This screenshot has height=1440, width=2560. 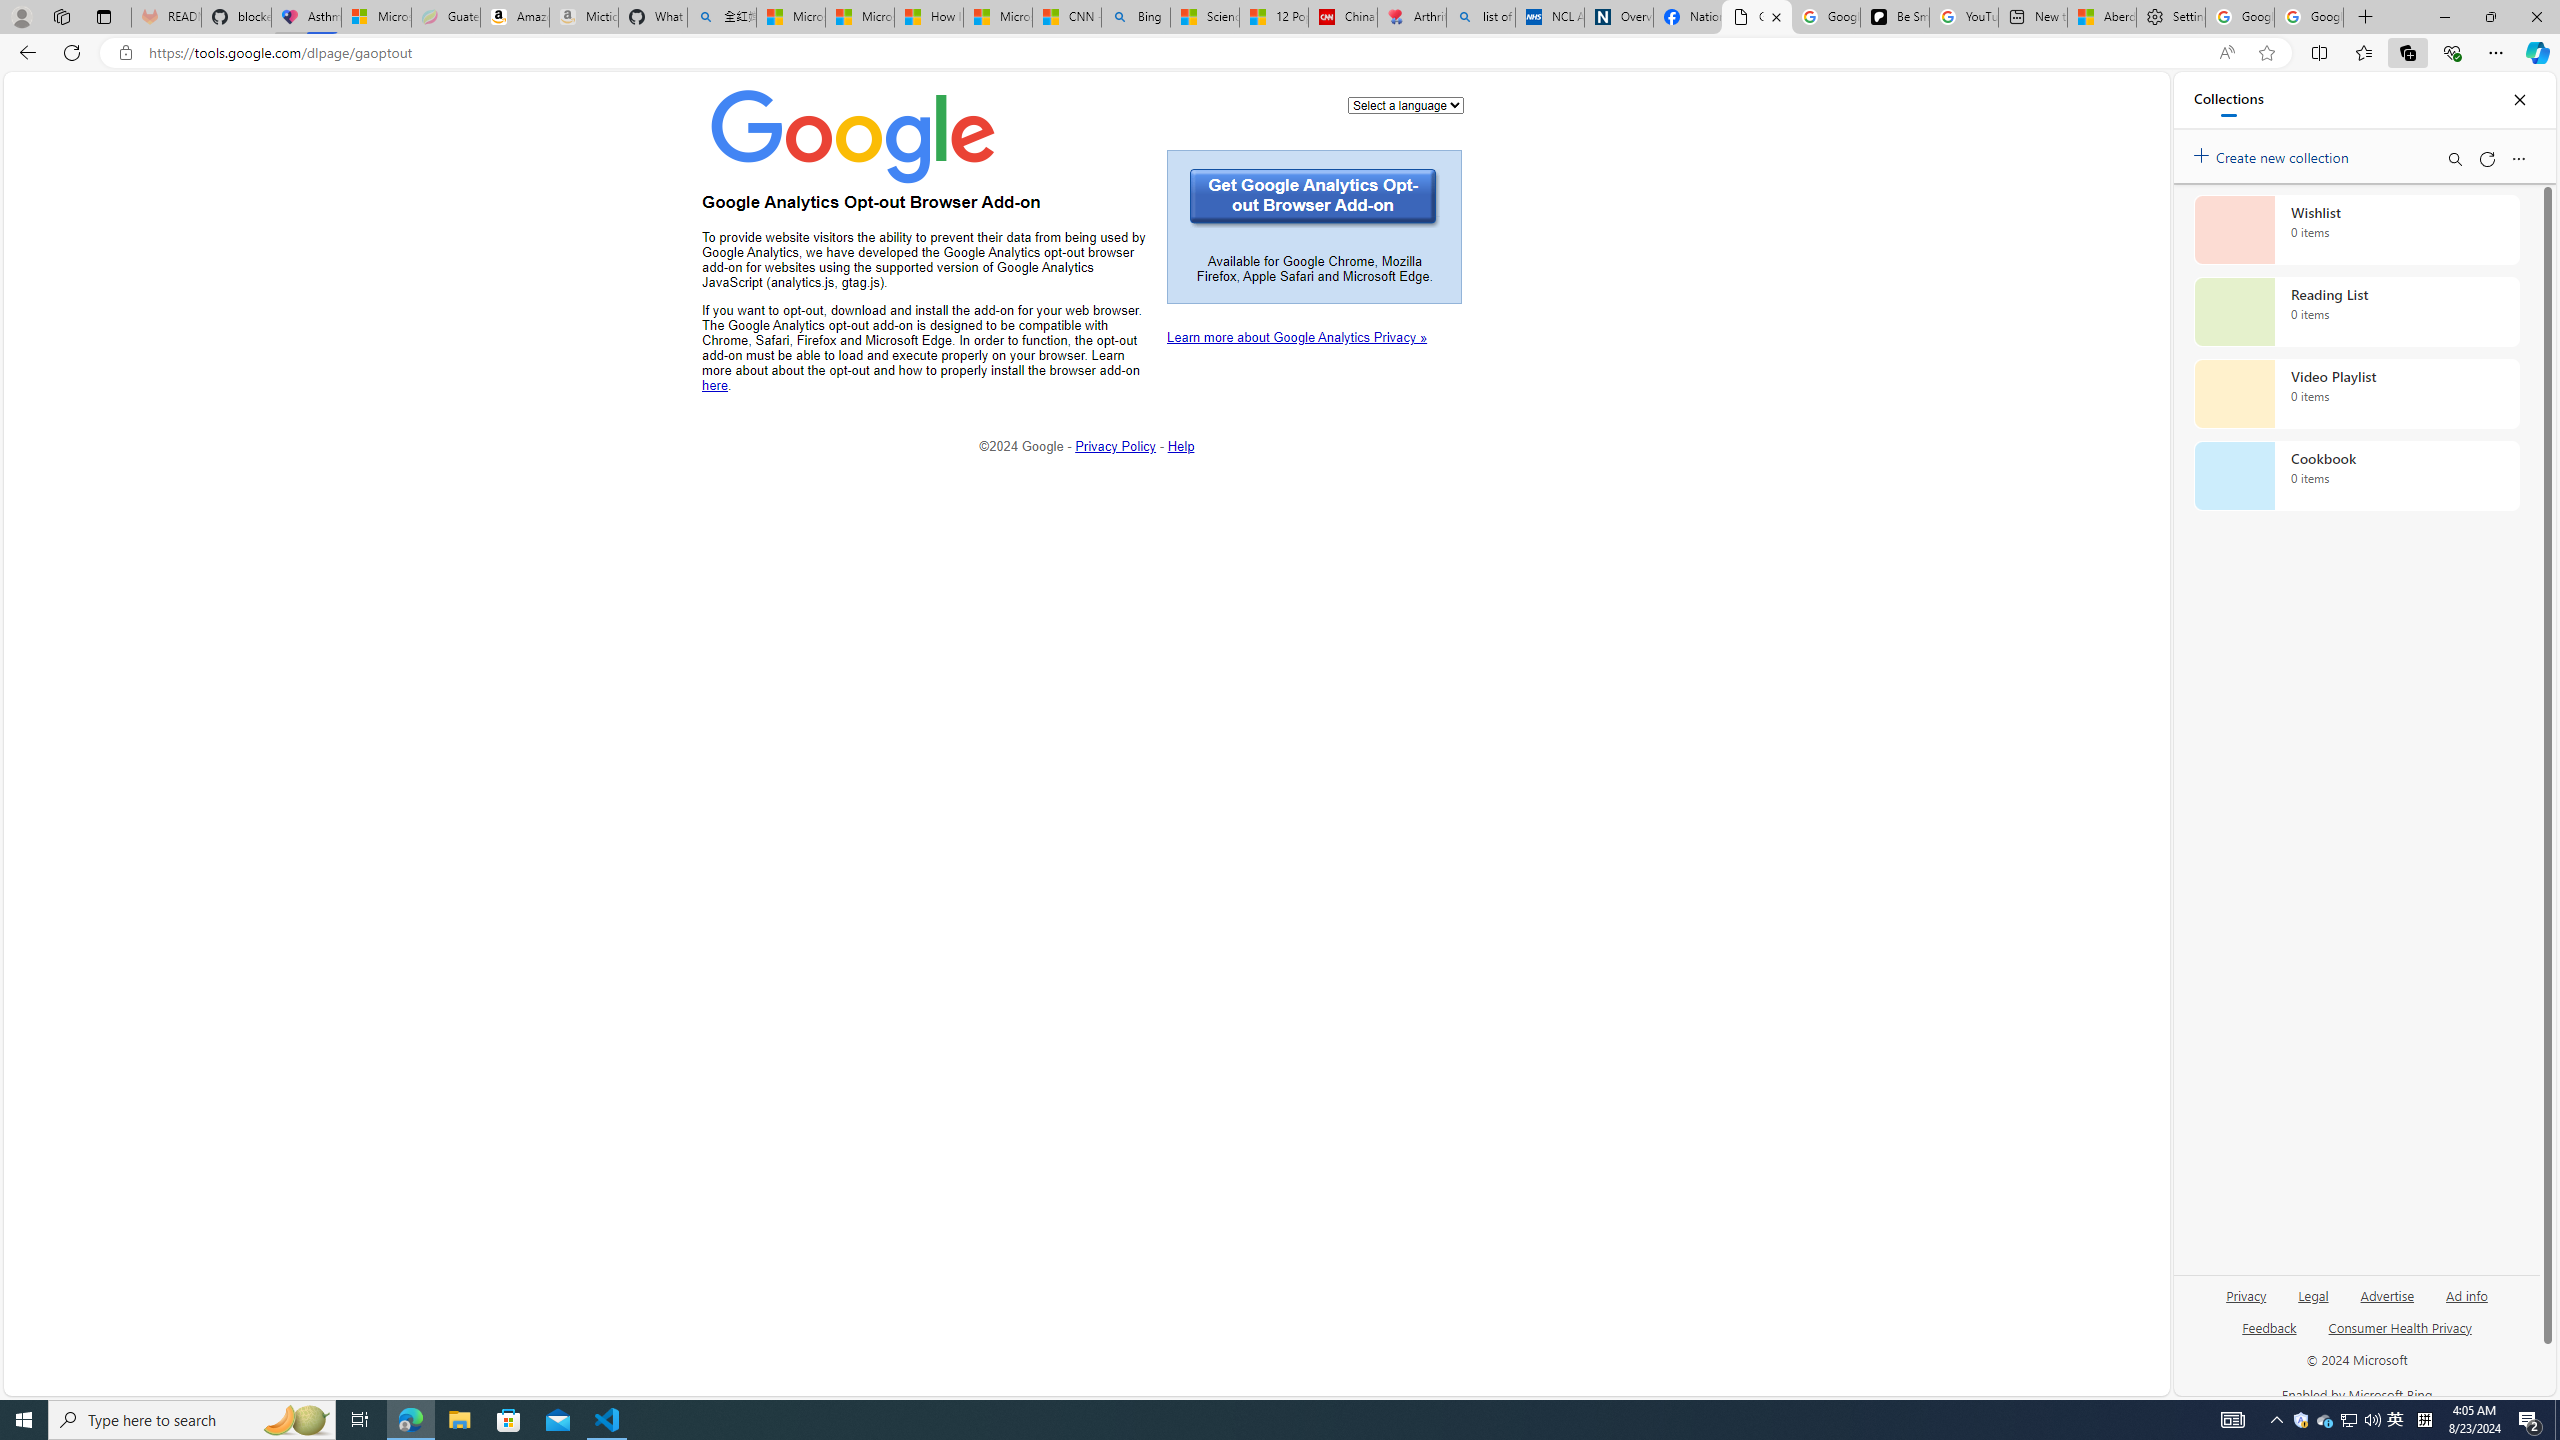 I want to click on 'Wishlist collection, 0 items', so click(x=2356, y=229).